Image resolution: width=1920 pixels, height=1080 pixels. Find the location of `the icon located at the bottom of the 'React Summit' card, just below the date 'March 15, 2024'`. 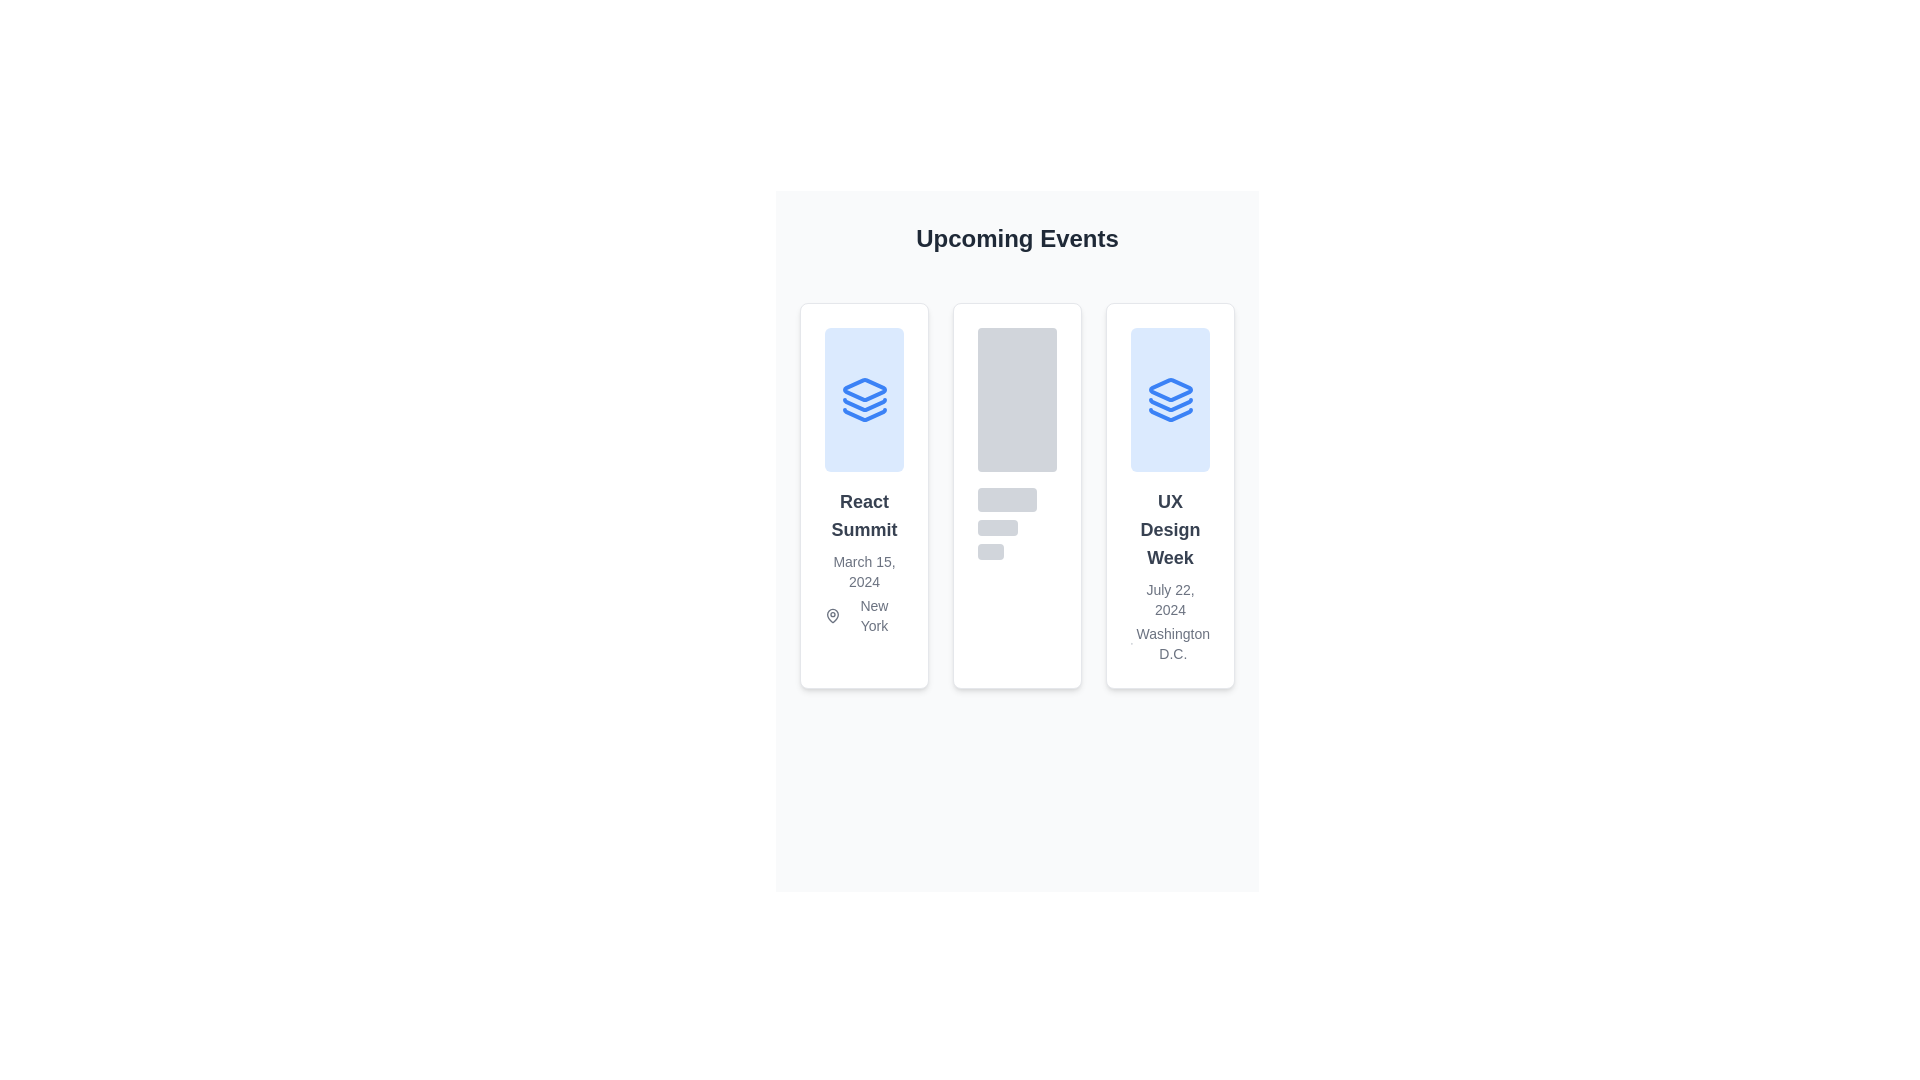

the icon located at the bottom of the 'React Summit' card, just below the date 'March 15, 2024' is located at coordinates (864, 615).